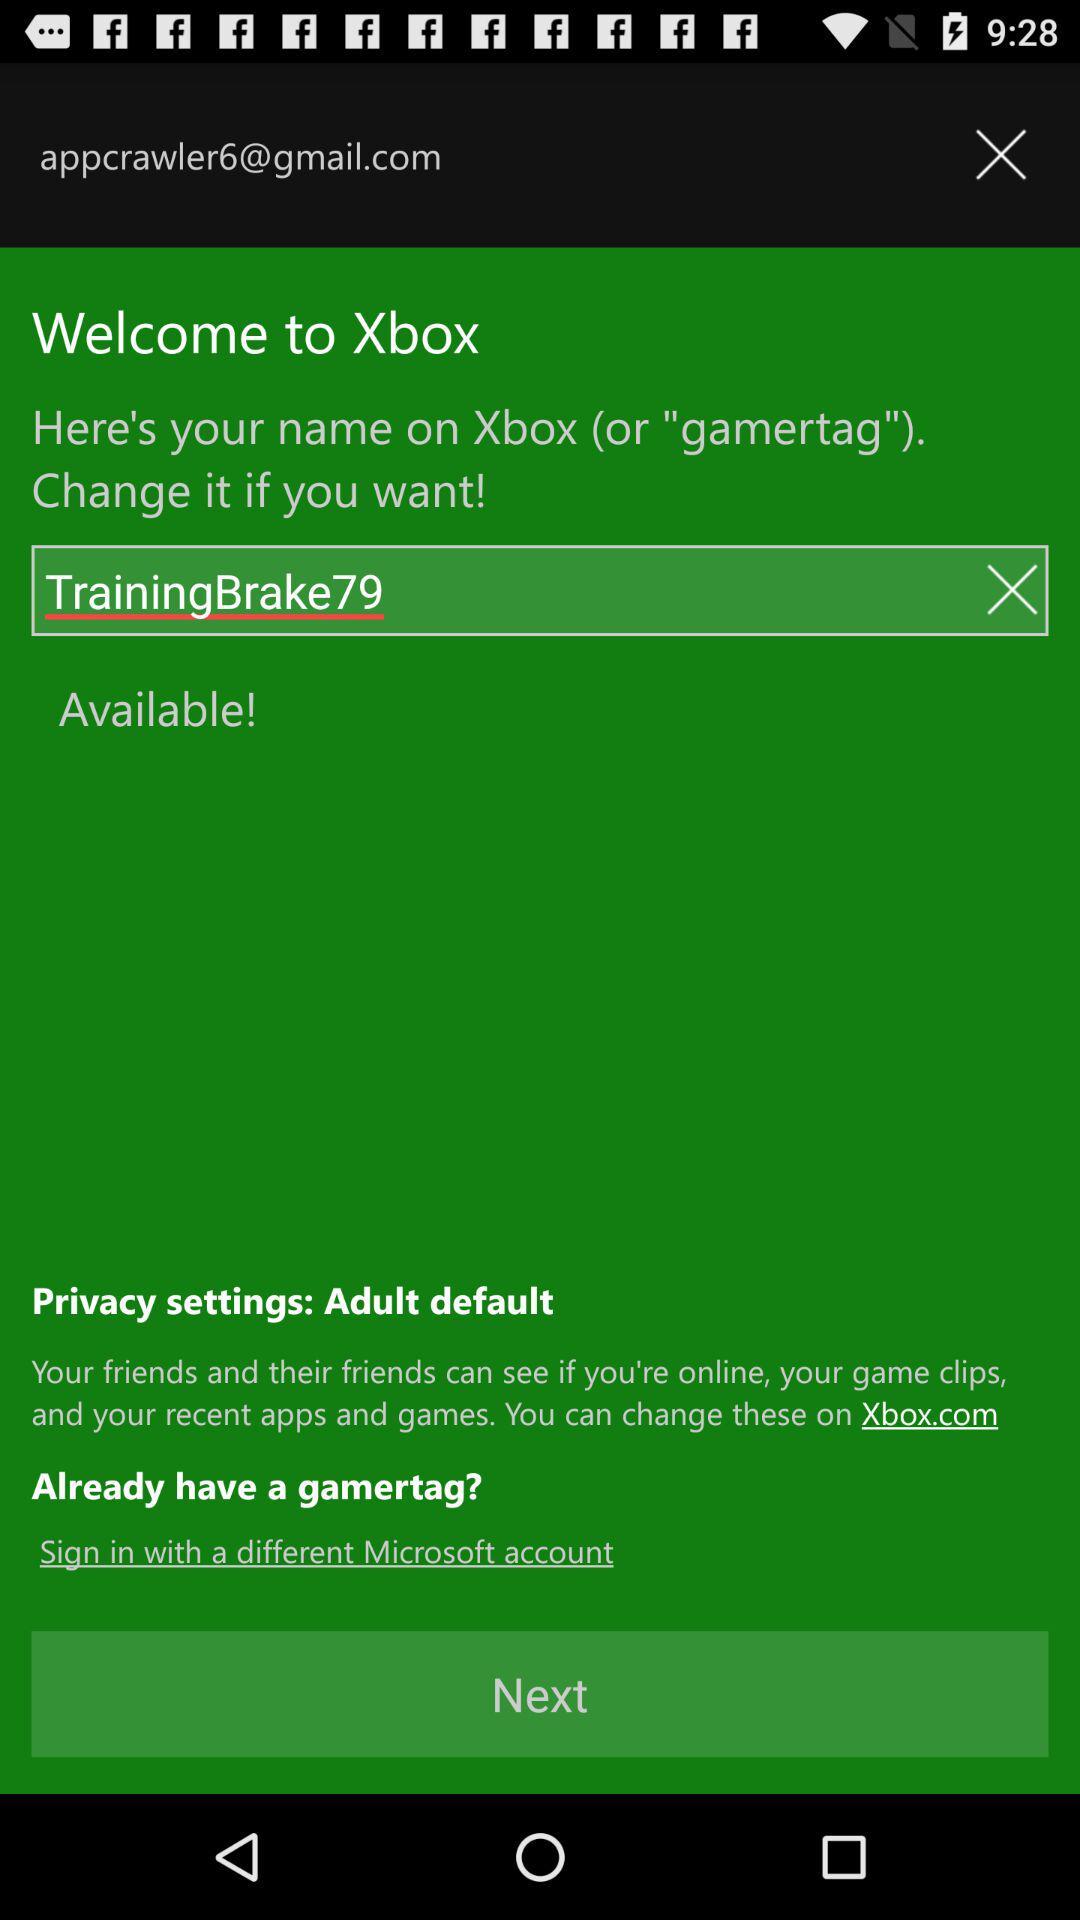  I want to click on the name text field above available, so click(507, 589).